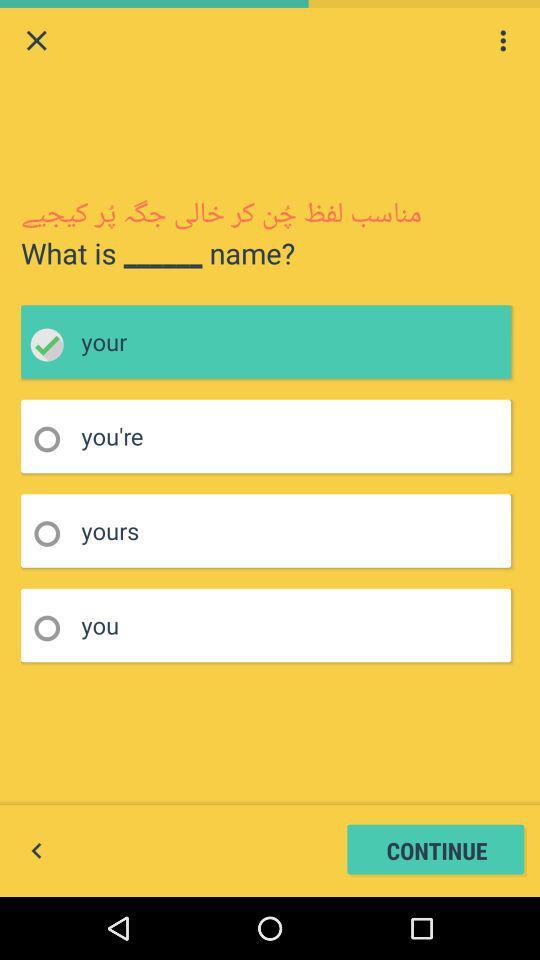 This screenshot has width=540, height=960. What do you see at coordinates (53, 439) in the screenshot?
I see `click youtube option` at bounding box center [53, 439].